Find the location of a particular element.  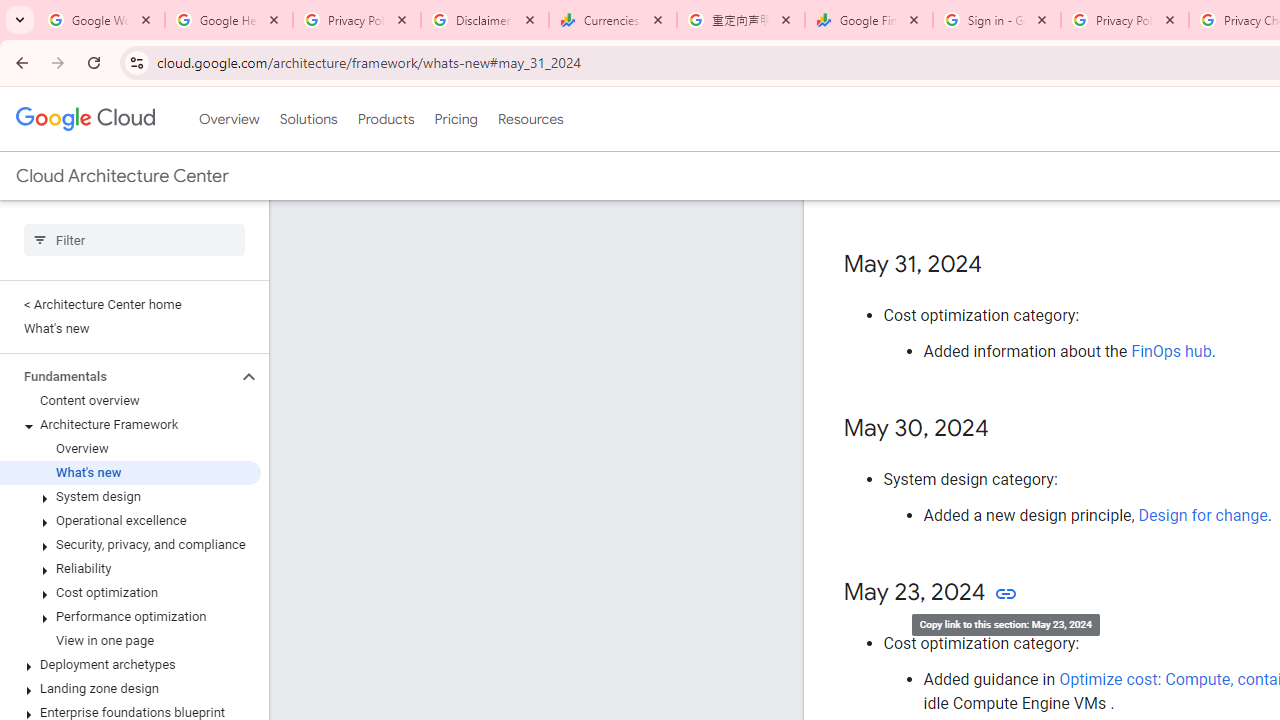

'Pricing' is located at coordinates (454, 119).